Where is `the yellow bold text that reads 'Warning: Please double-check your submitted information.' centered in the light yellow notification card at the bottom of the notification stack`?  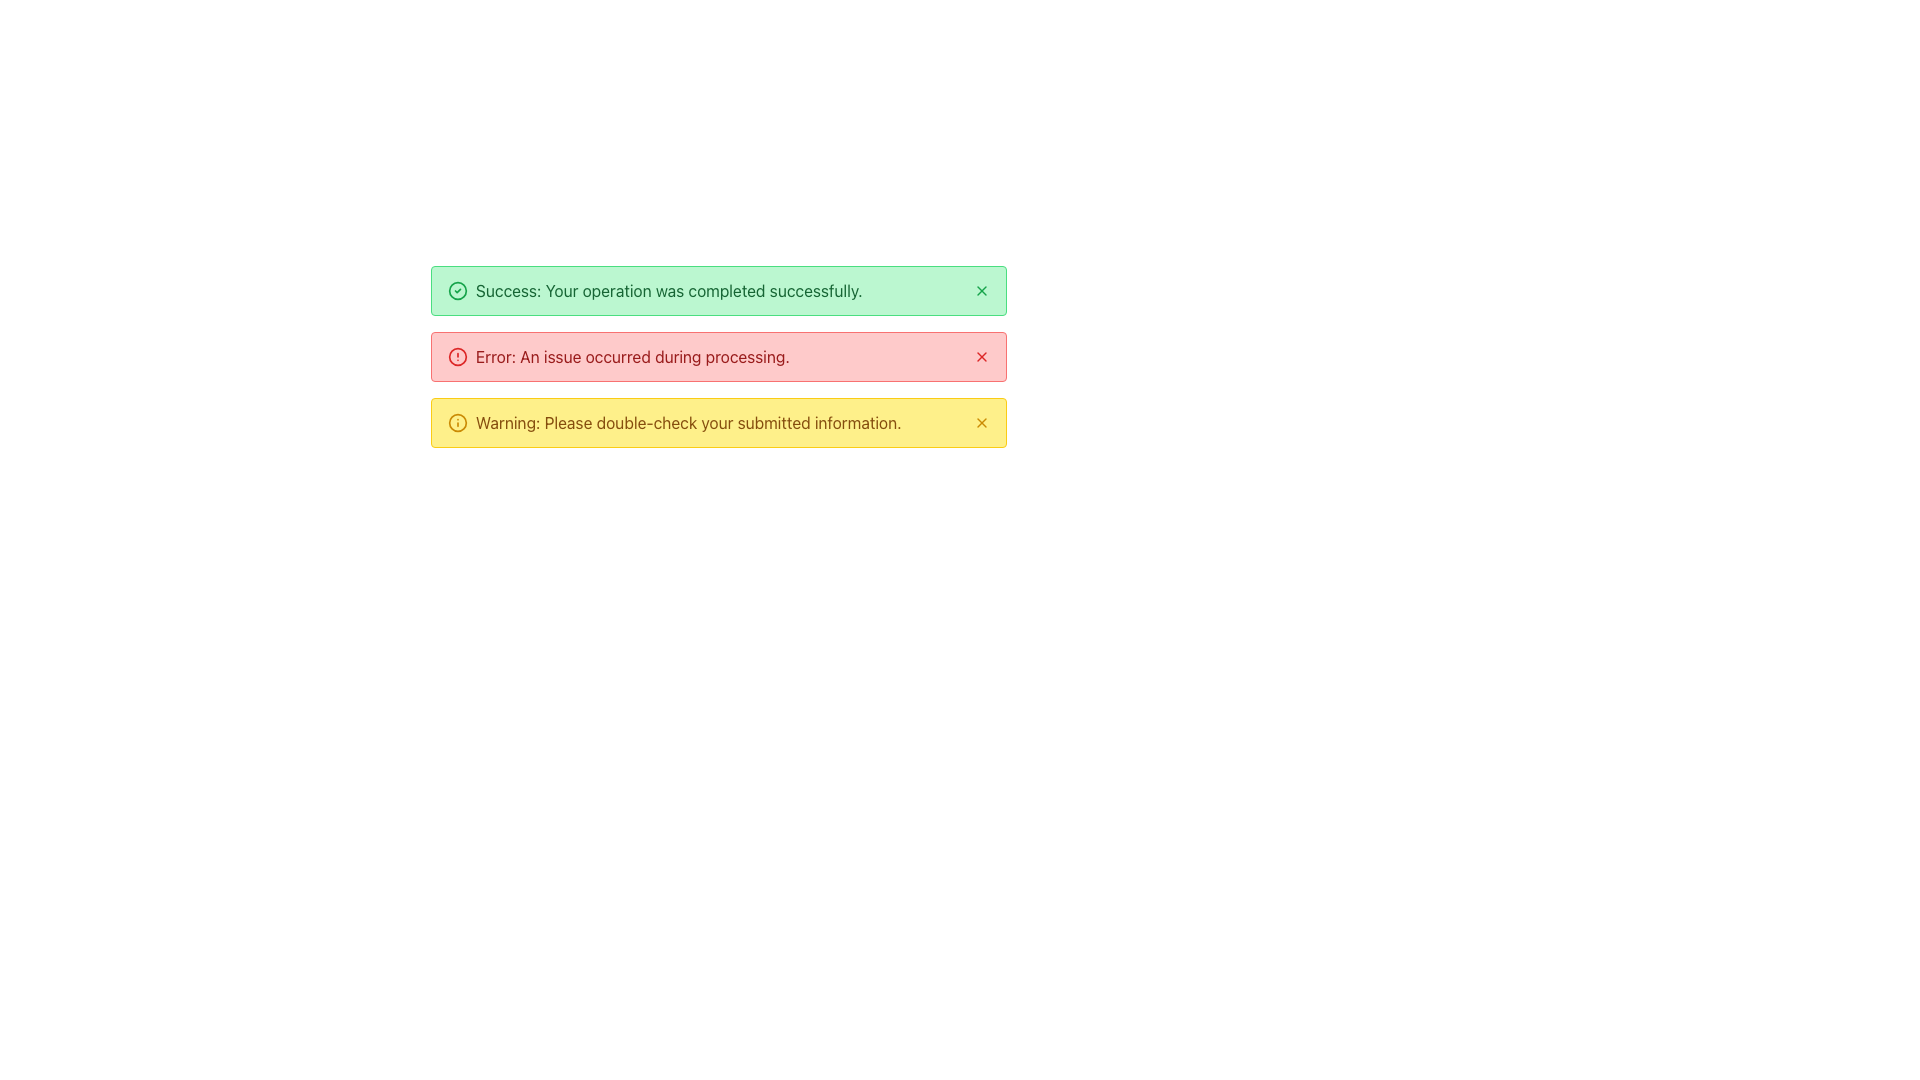
the yellow bold text that reads 'Warning: Please double-check your submitted information.' centered in the light yellow notification card at the bottom of the notification stack is located at coordinates (688, 422).